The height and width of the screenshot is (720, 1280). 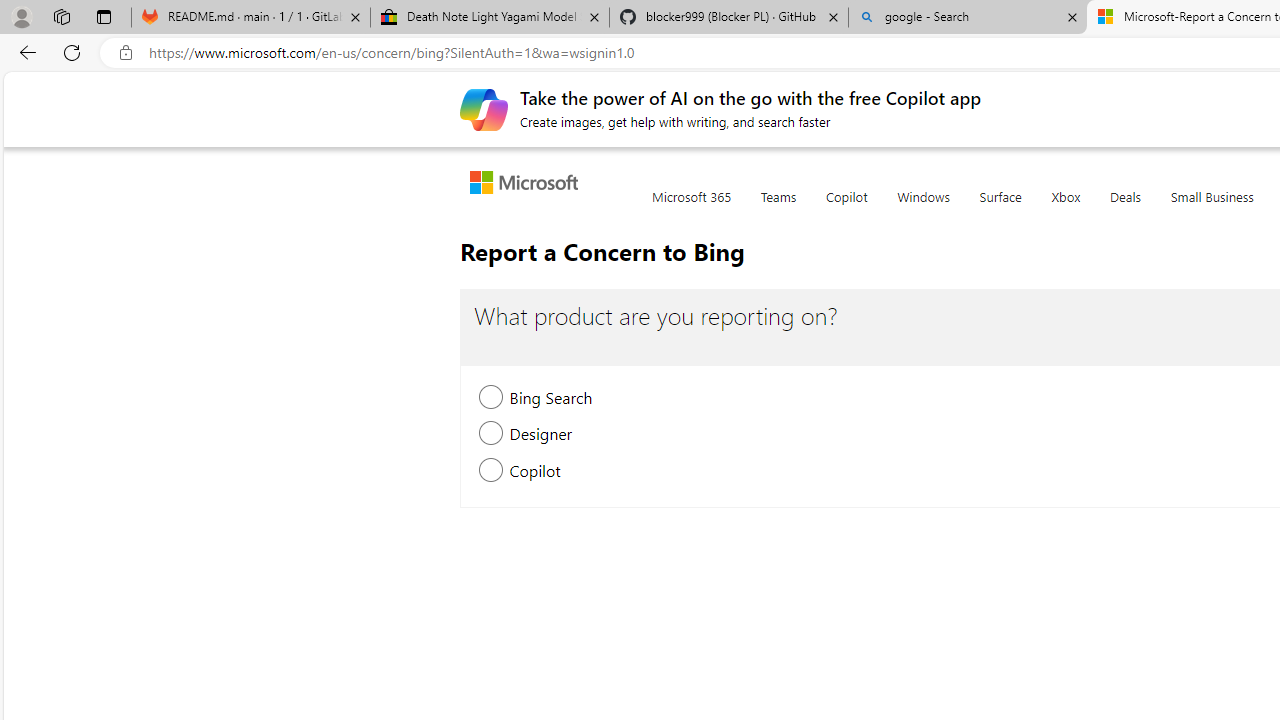 I want to click on 'google - Search', so click(x=967, y=17).